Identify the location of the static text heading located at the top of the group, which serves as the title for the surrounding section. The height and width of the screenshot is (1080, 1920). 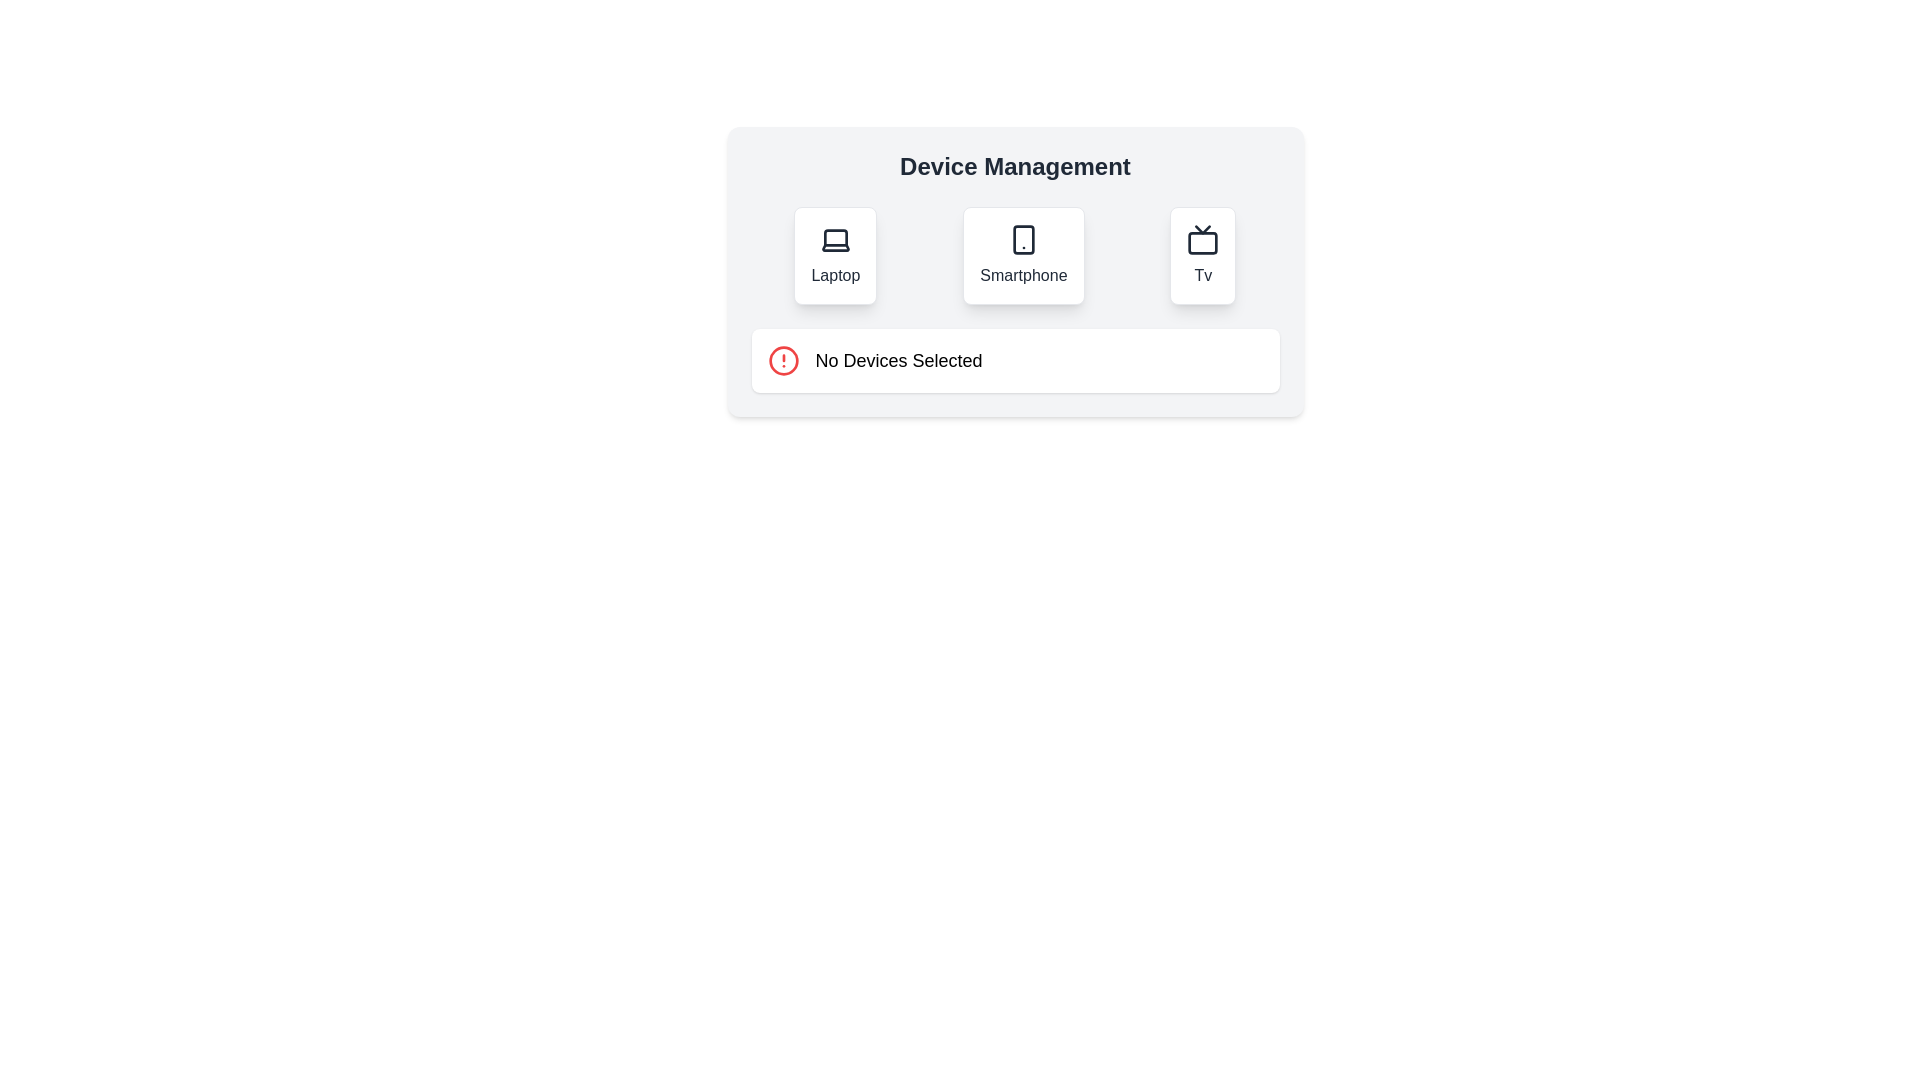
(1015, 165).